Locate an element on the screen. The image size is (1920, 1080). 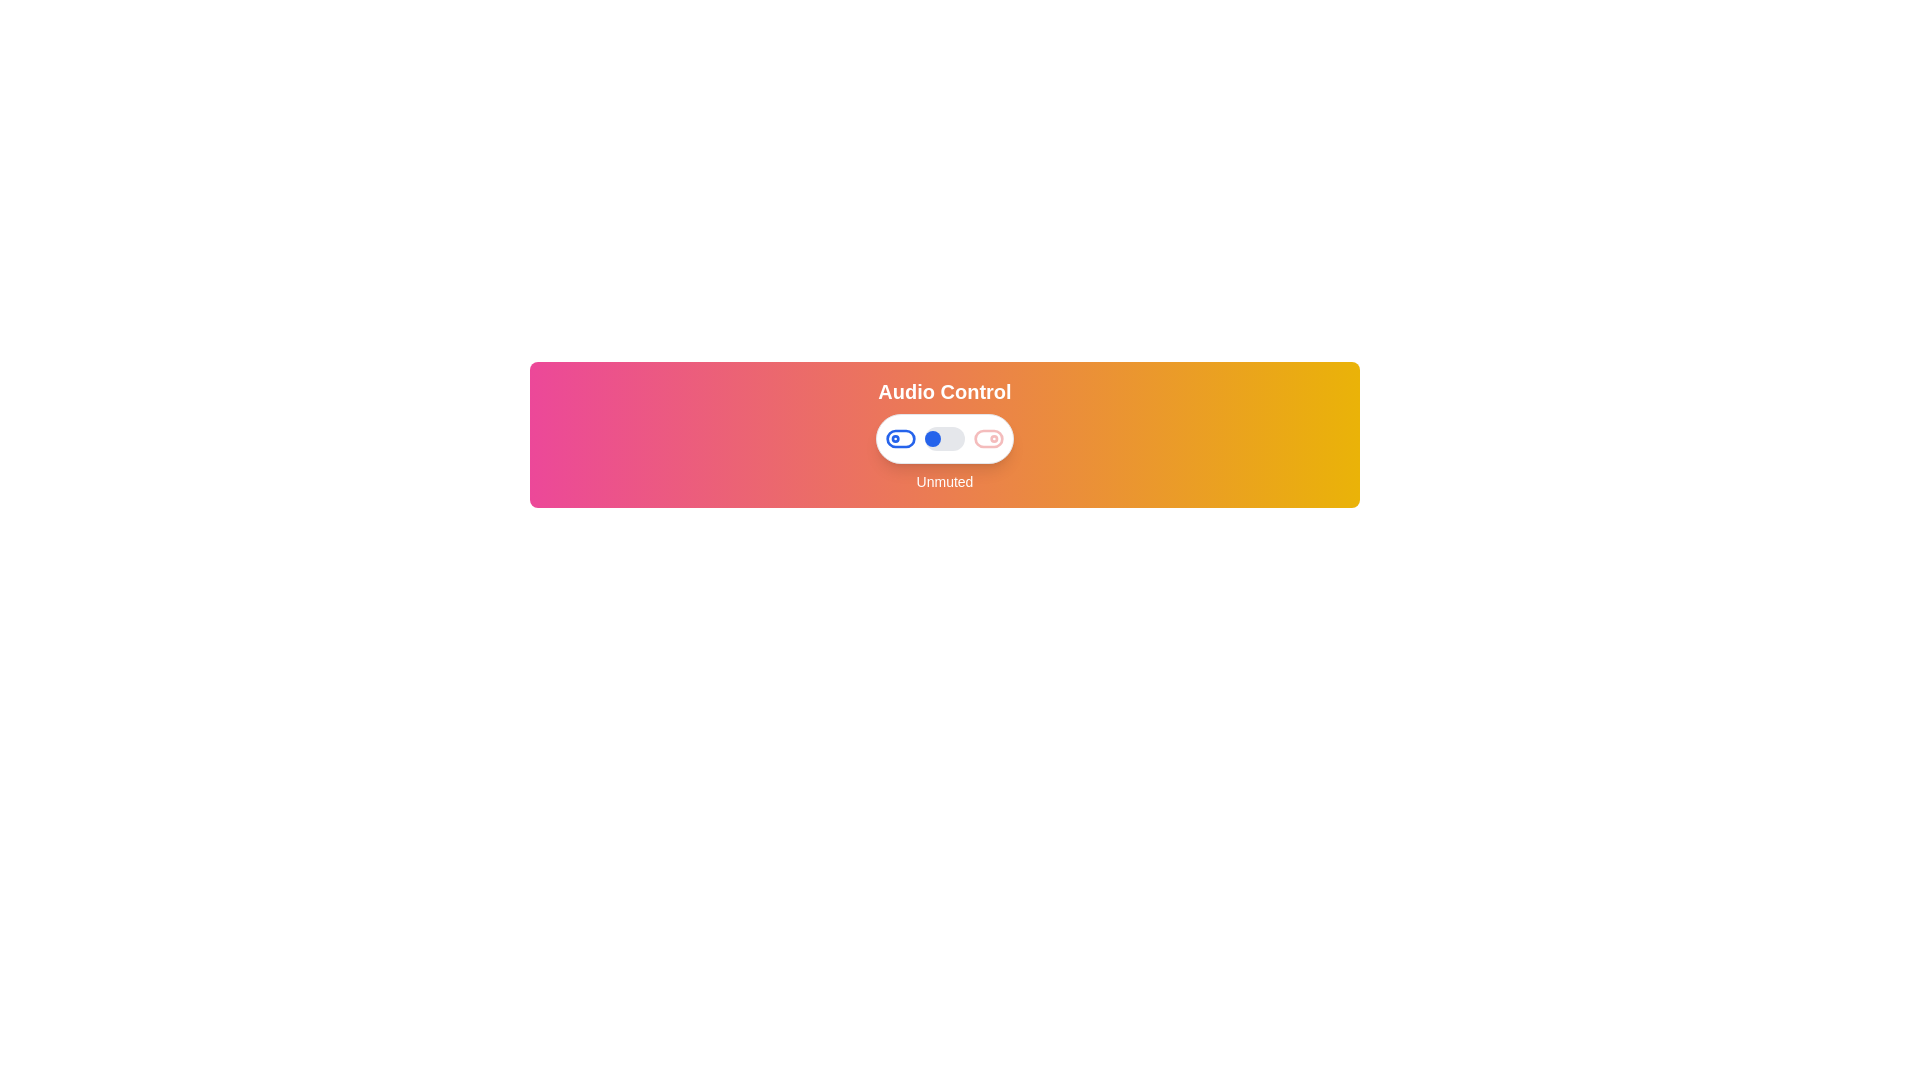
the active state Decorative Shape of the toggle switch, which is the left inner rounded rectangle adjacent to the circular knob is located at coordinates (900, 438).